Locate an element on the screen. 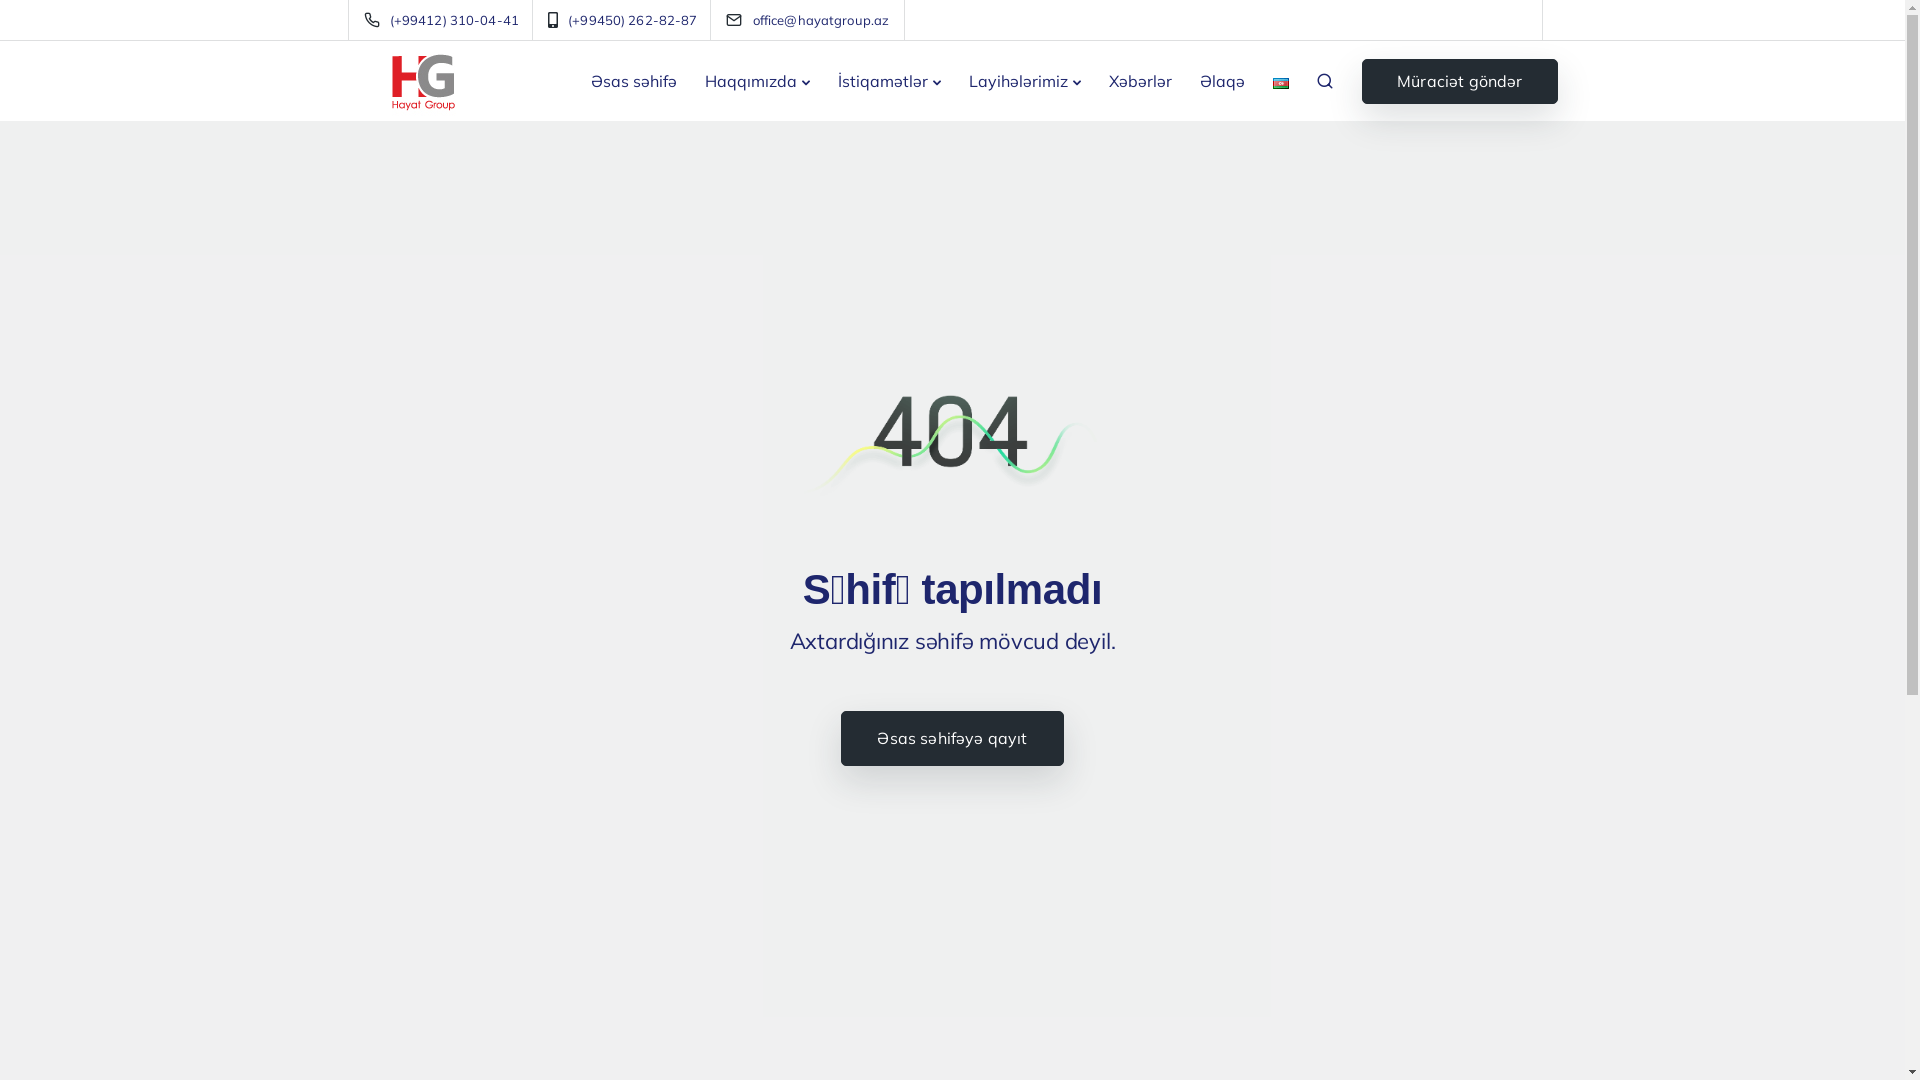 The width and height of the screenshot is (1920, 1080). '(+99412) 310-04-41' is located at coordinates (444, 19).